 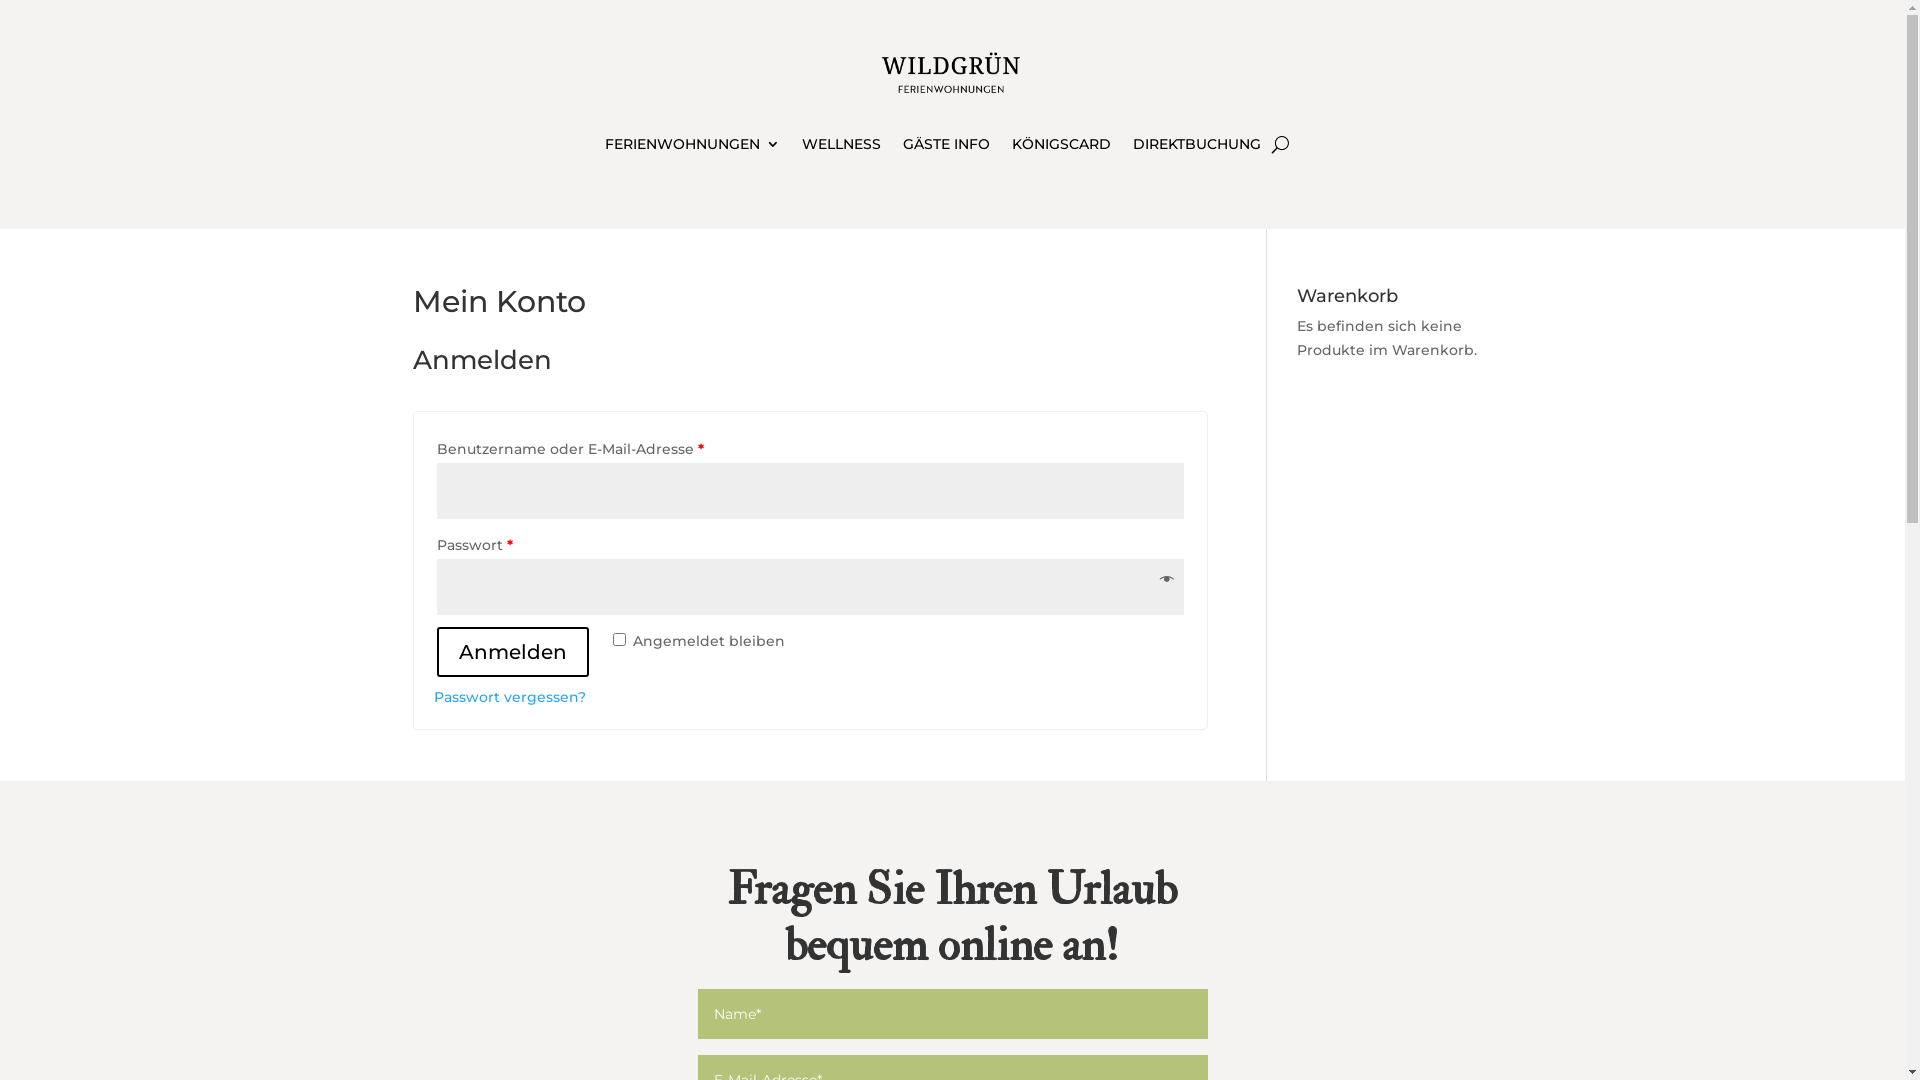 What do you see at coordinates (951, 72) in the screenshot?
I see `'logo_wildgruen_22'` at bounding box center [951, 72].